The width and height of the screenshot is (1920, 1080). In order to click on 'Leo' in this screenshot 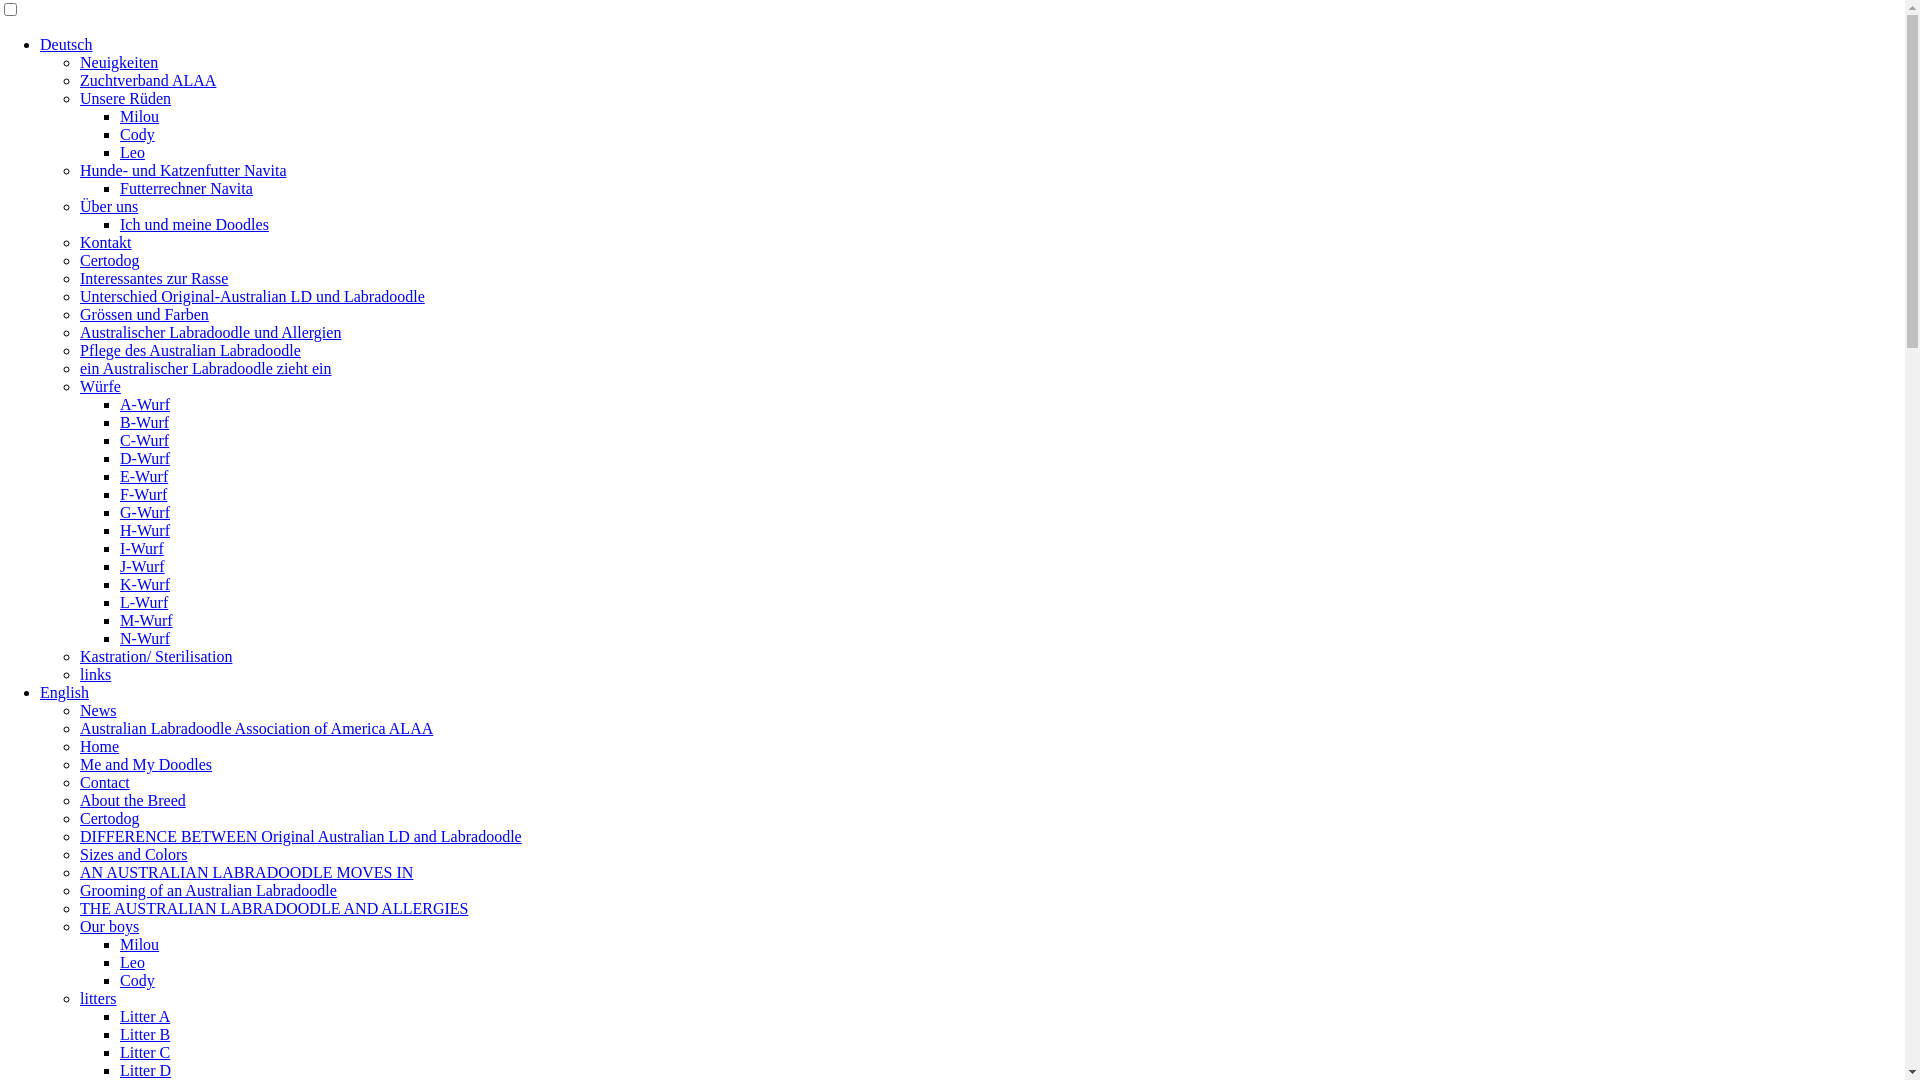, I will do `click(119, 151)`.